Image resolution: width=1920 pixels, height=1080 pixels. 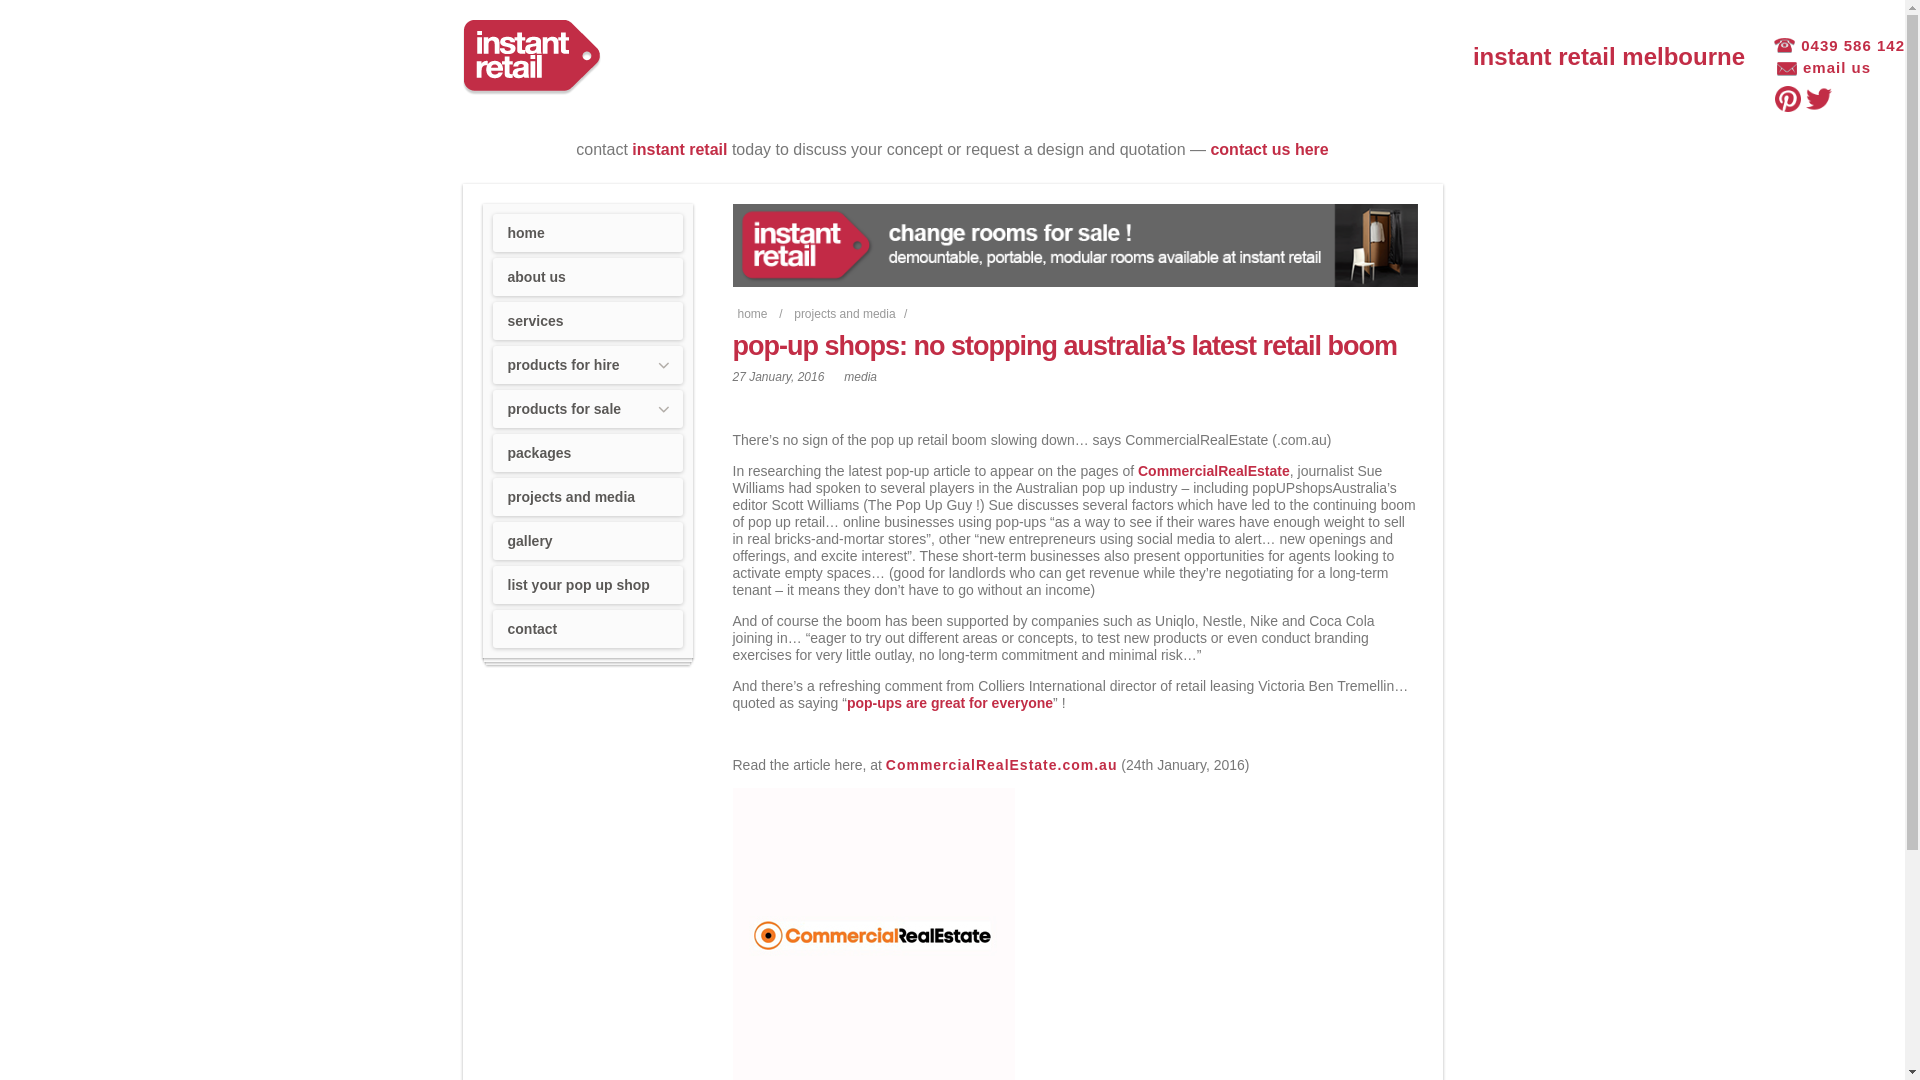 What do you see at coordinates (1824, 68) in the screenshot?
I see `'email us'` at bounding box center [1824, 68].